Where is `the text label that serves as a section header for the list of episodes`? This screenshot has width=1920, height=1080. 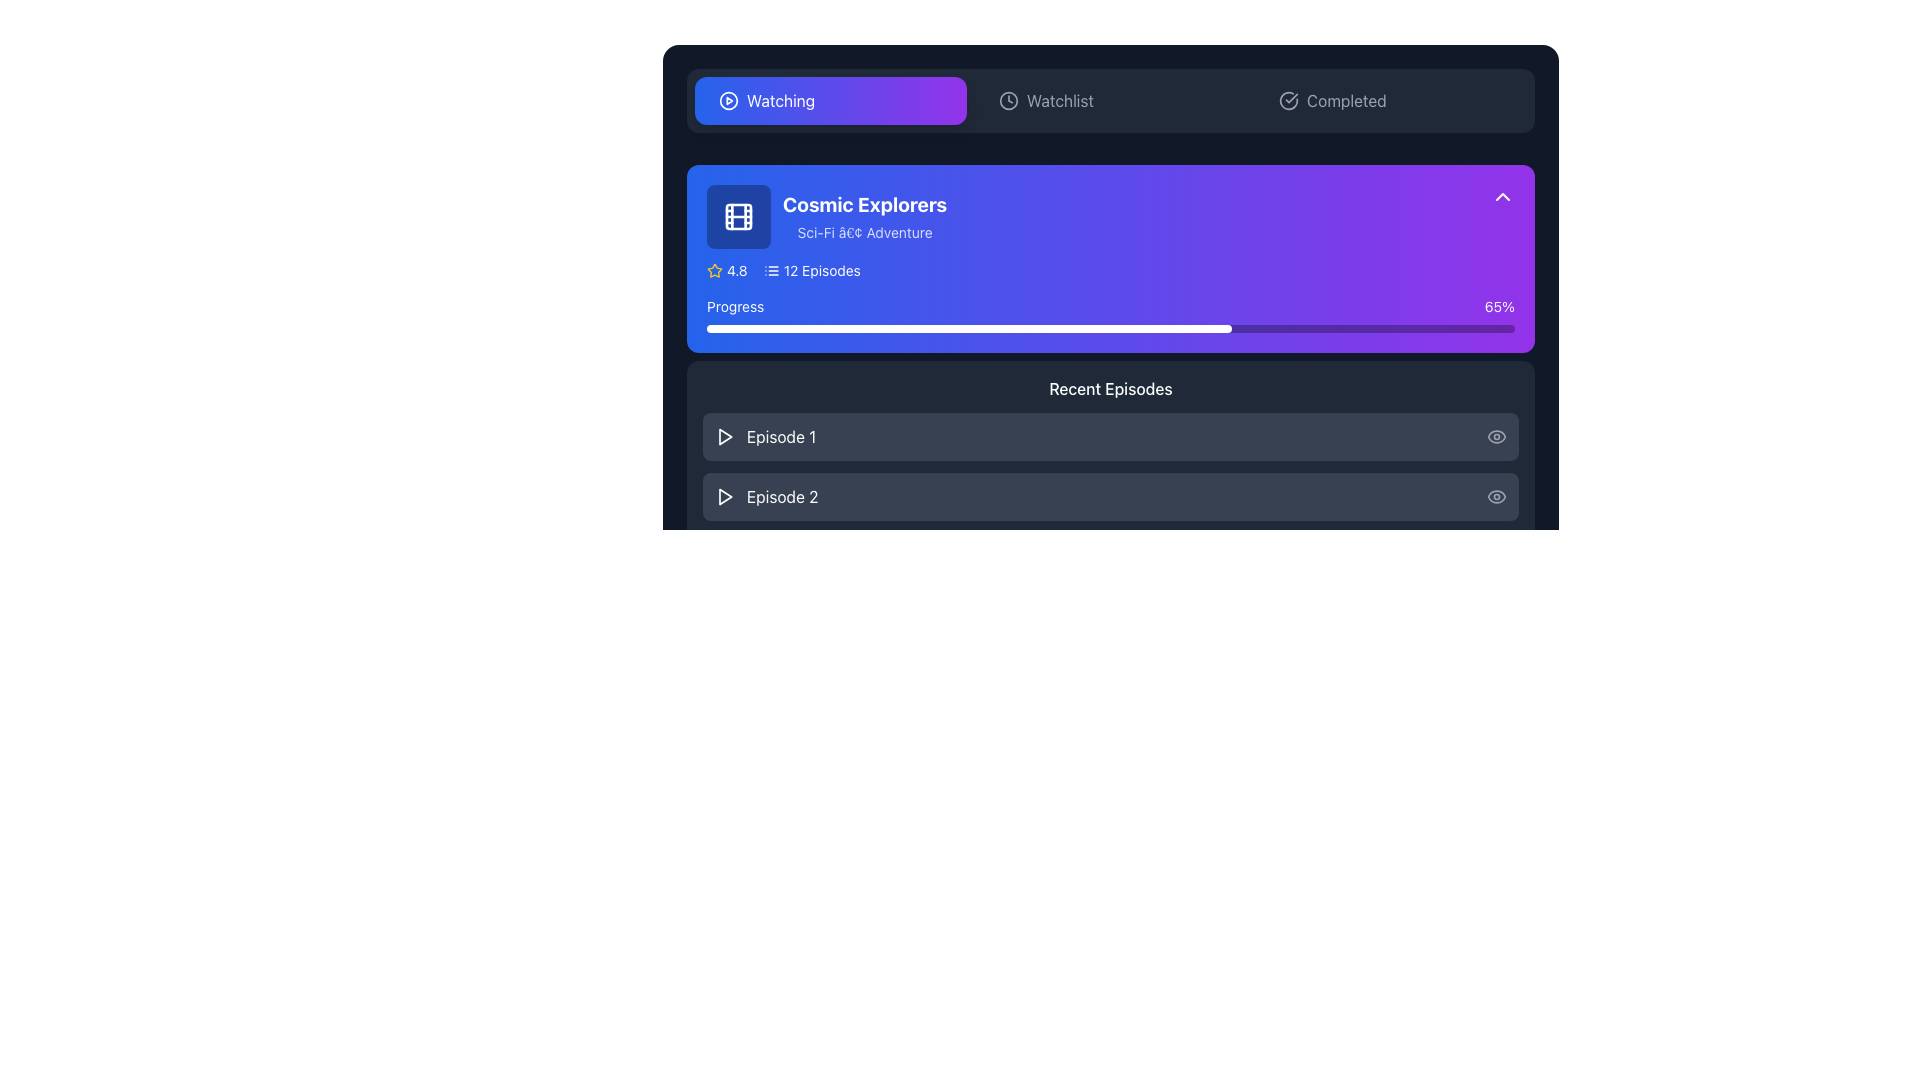 the text label that serves as a section header for the list of episodes is located at coordinates (1109, 389).